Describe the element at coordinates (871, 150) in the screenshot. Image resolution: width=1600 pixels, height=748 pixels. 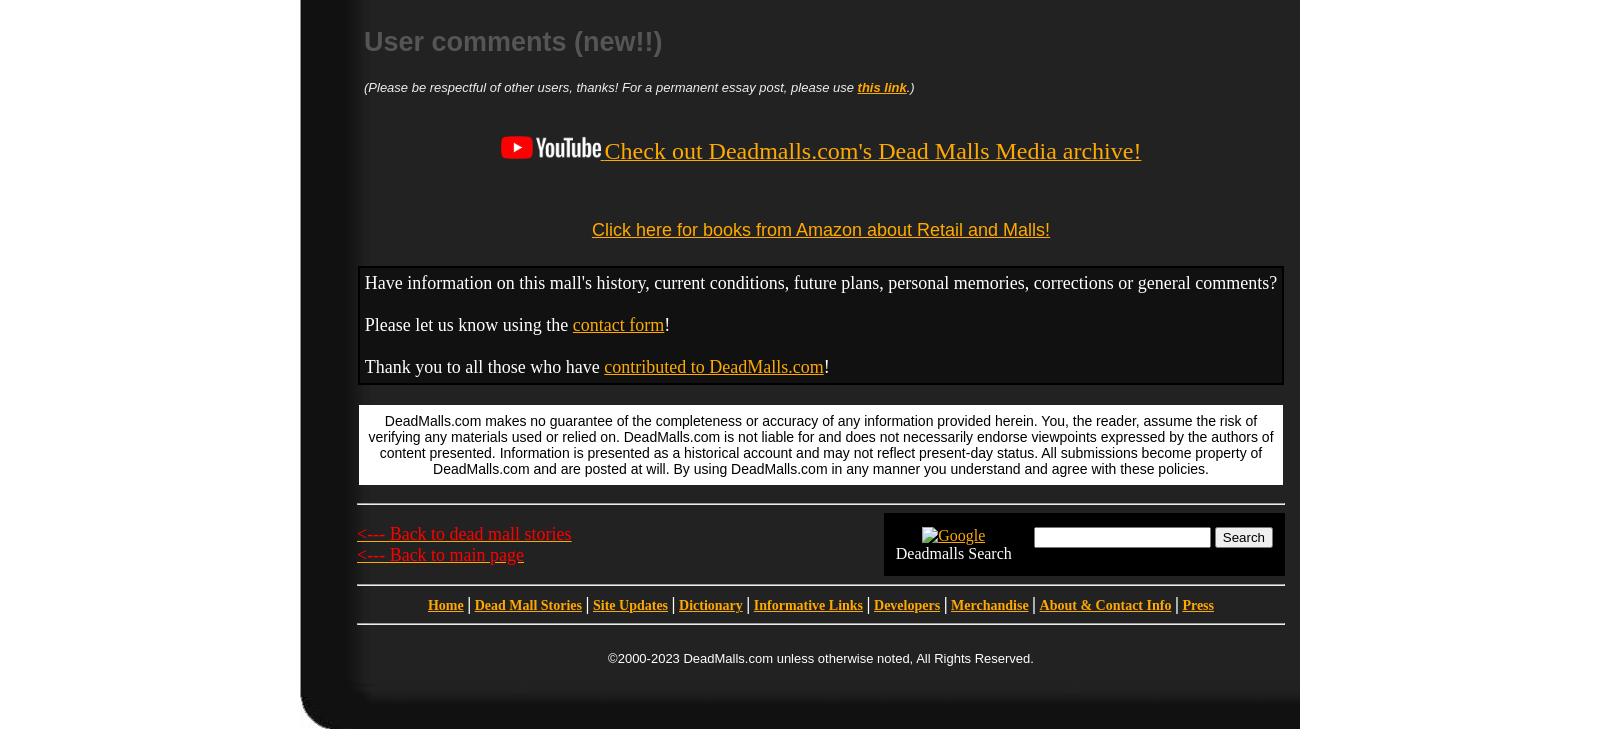
I see `'Check out Deadmalls.com's Dead Malls Media archive!'` at that location.